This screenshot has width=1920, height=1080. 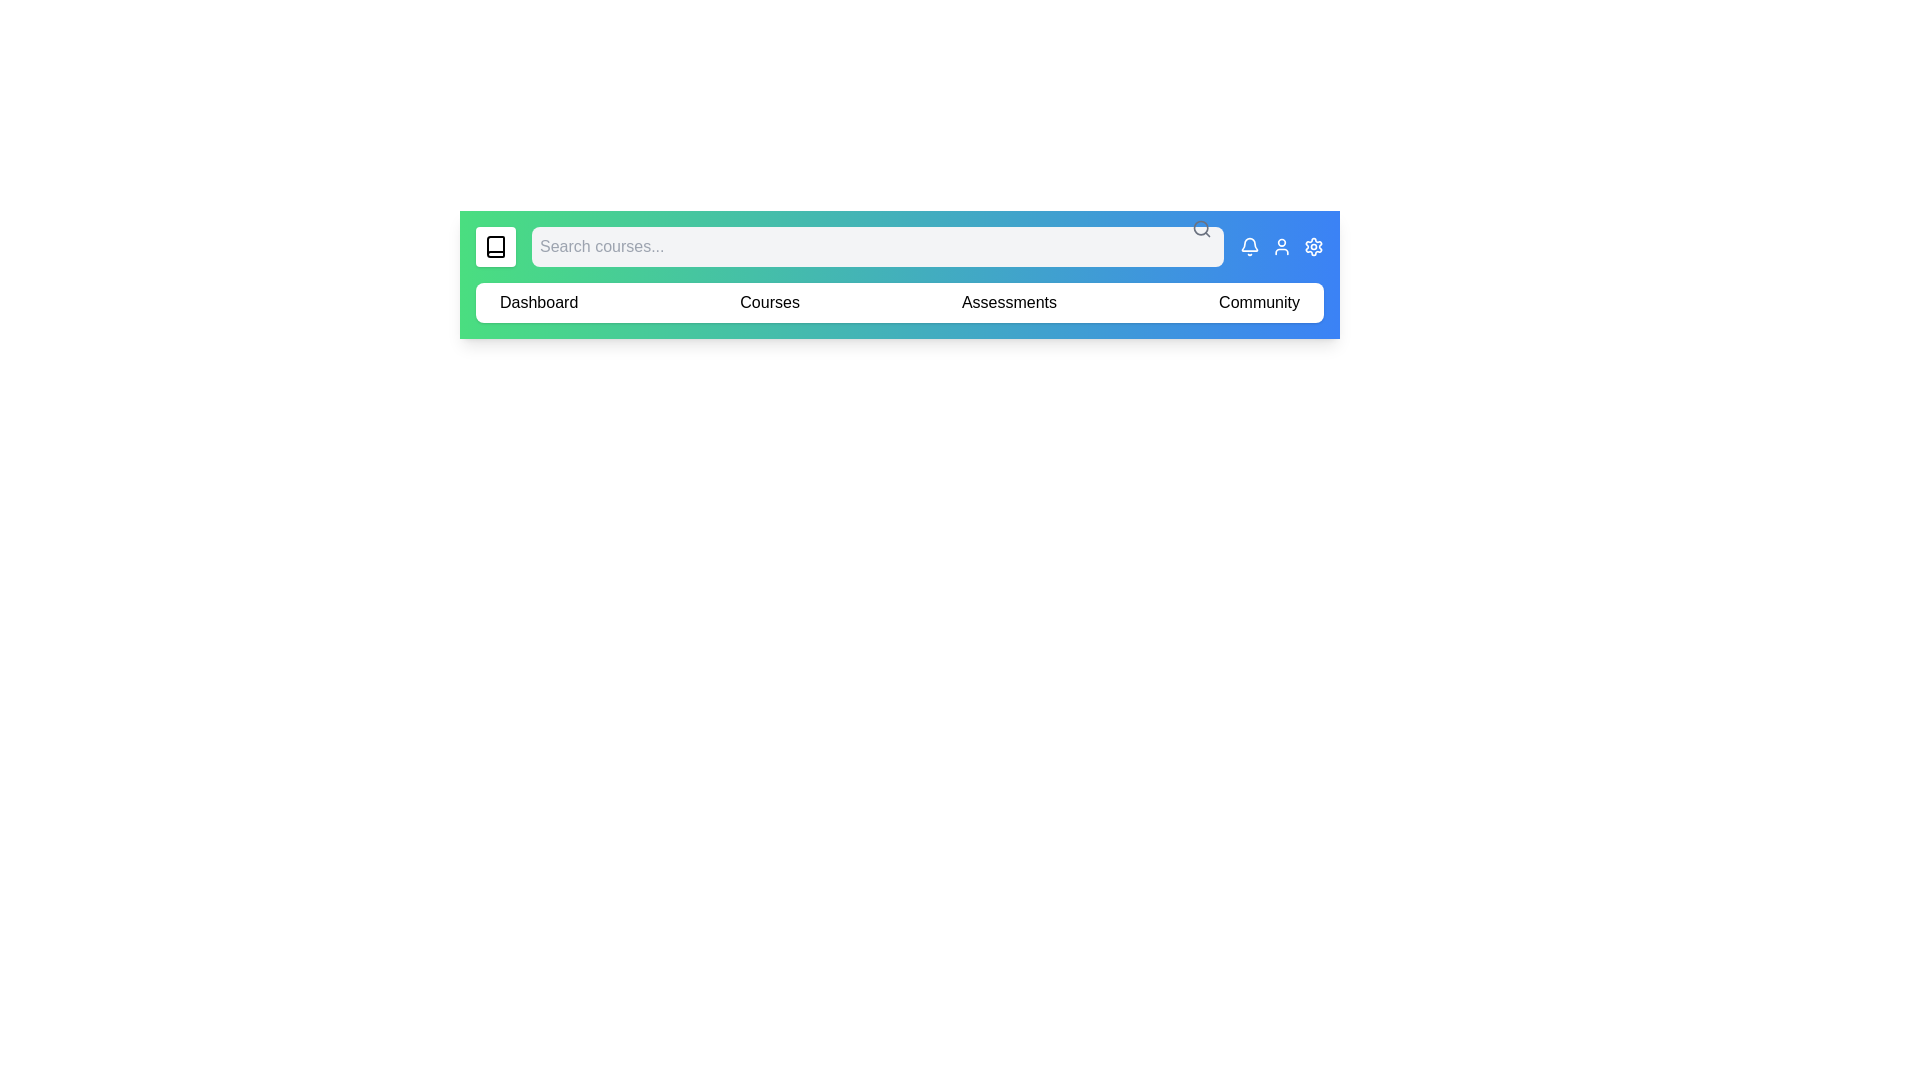 What do you see at coordinates (1281, 245) in the screenshot?
I see `the user profile icon to open the user profile menu` at bounding box center [1281, 245].